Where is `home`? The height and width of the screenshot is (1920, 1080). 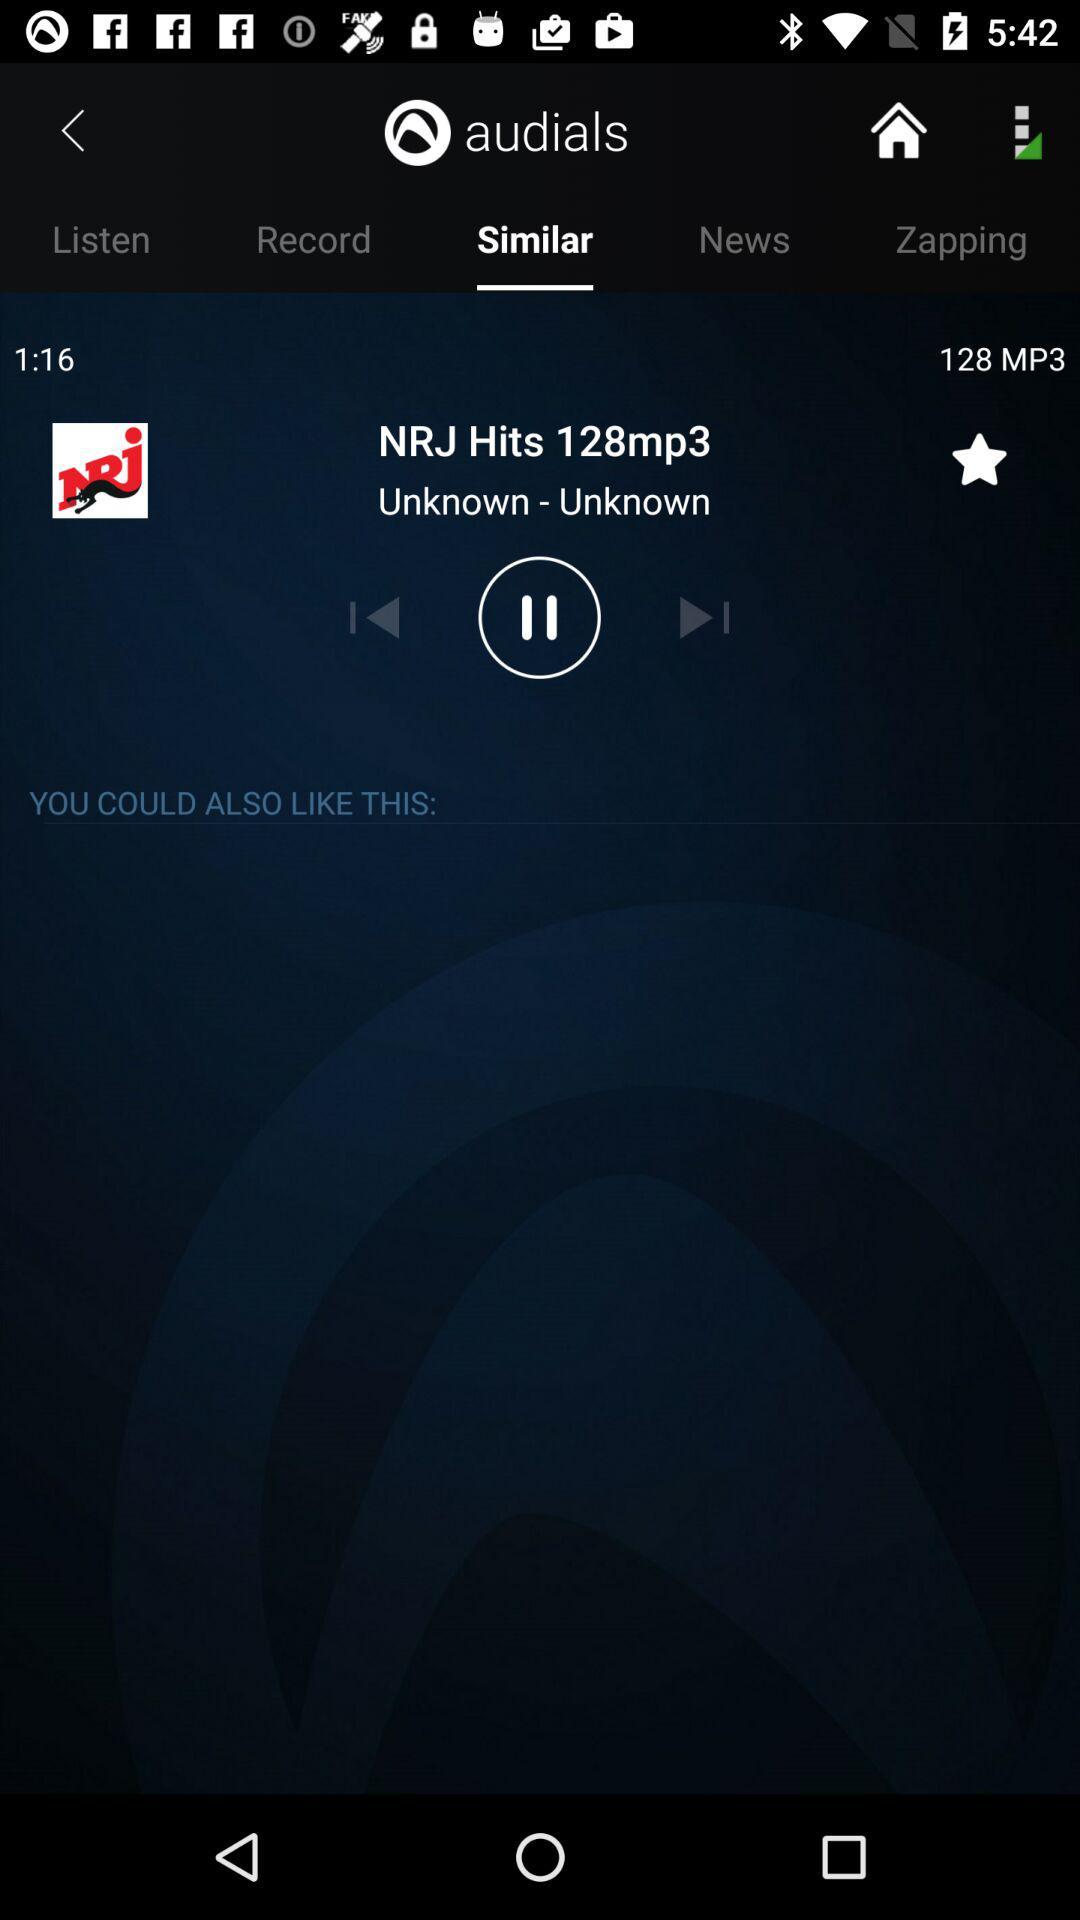 home is located at coordinates (897, 129).